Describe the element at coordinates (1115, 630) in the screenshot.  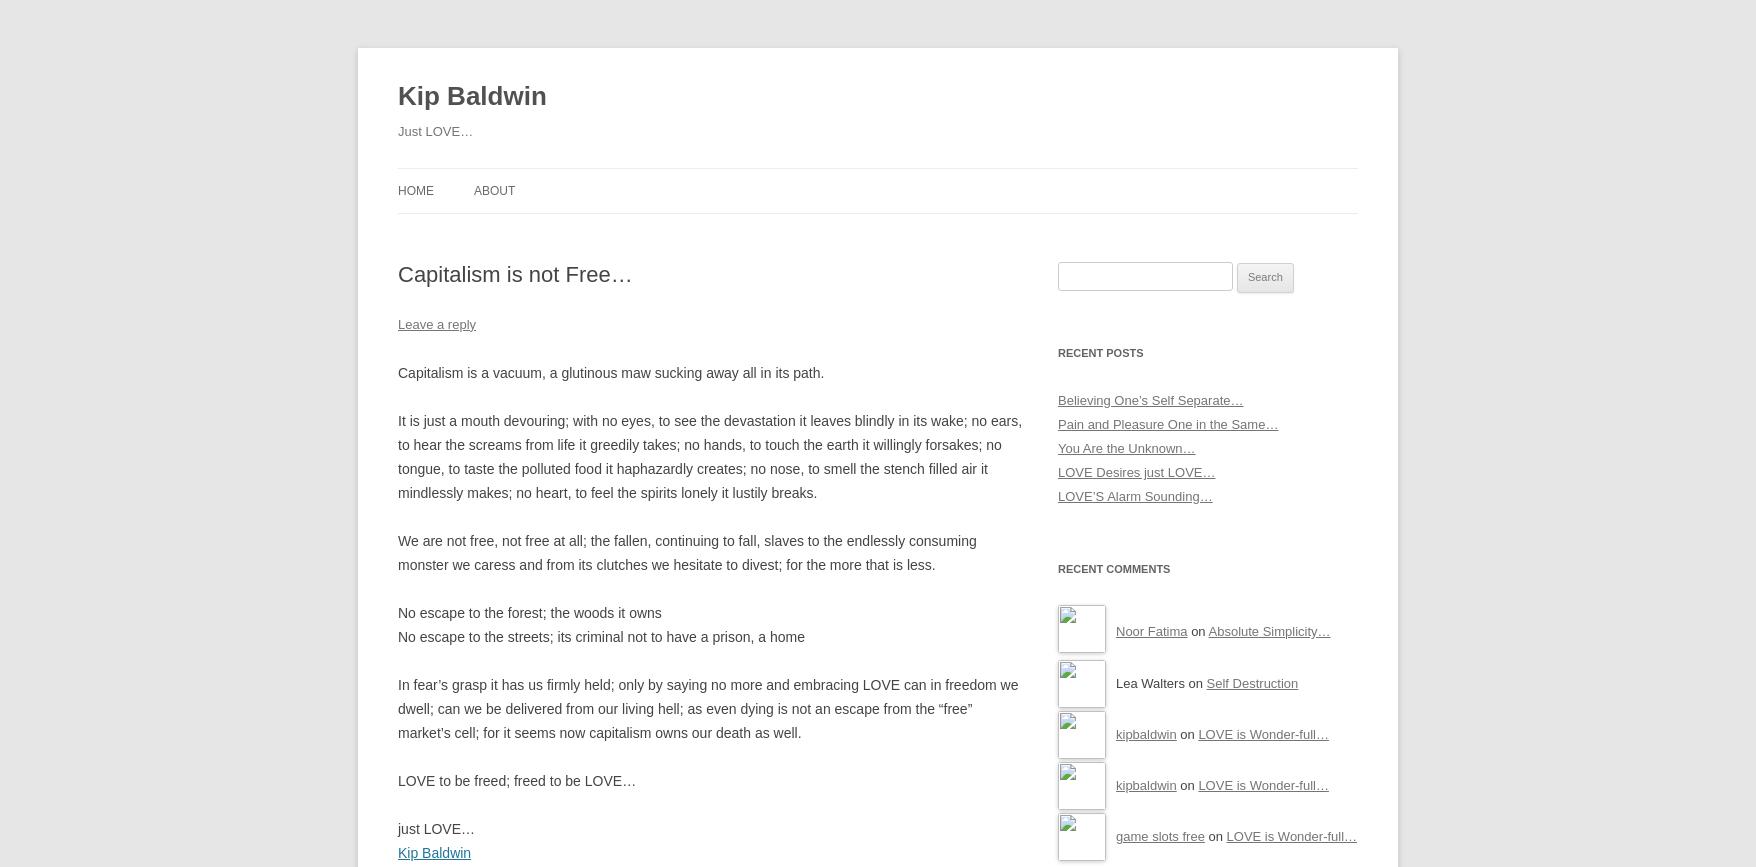
I see `'Noor Fatima'` at that location.